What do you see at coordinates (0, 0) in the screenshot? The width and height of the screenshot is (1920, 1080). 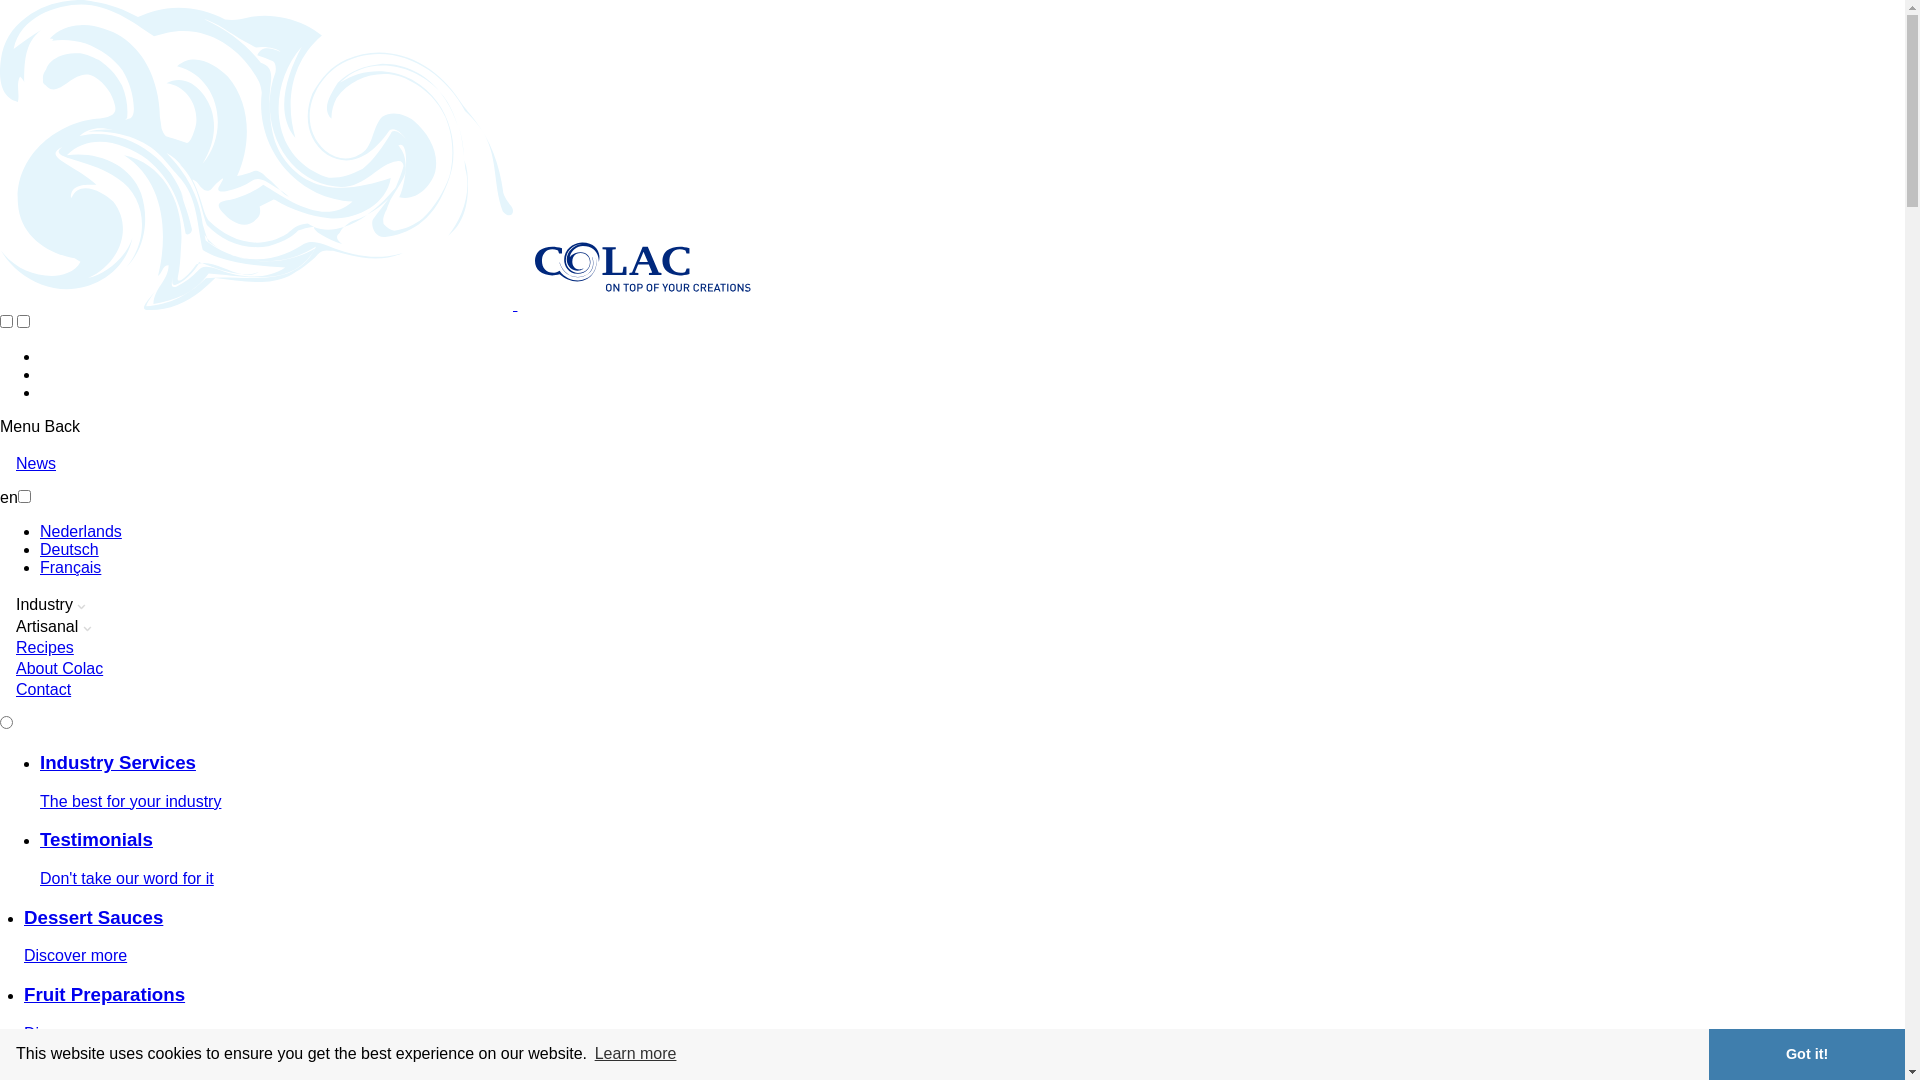 I see `'Skip to main content'` at bounding box center [0, 0].